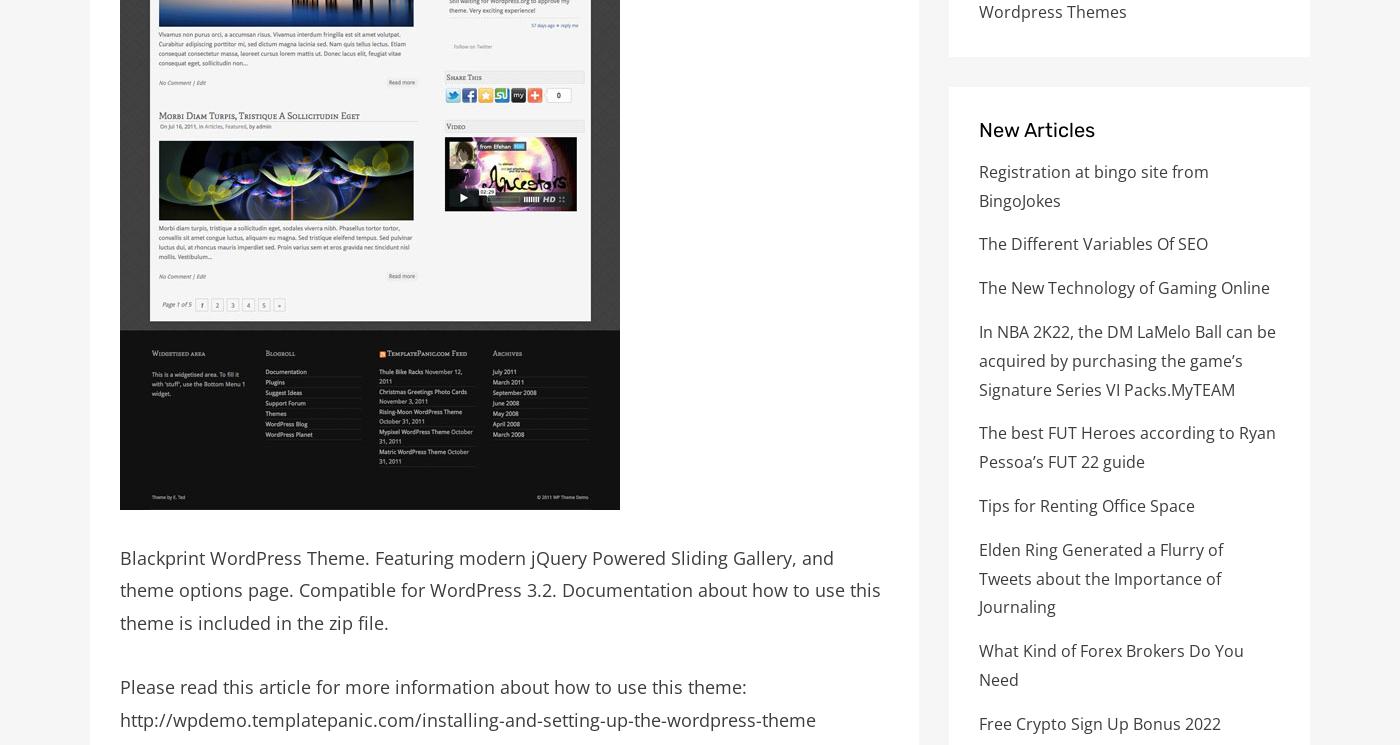  Describe the element at coordinates (1089, 505) in the screenshot. I see `'Tips for Renting Office Space'` at that location.